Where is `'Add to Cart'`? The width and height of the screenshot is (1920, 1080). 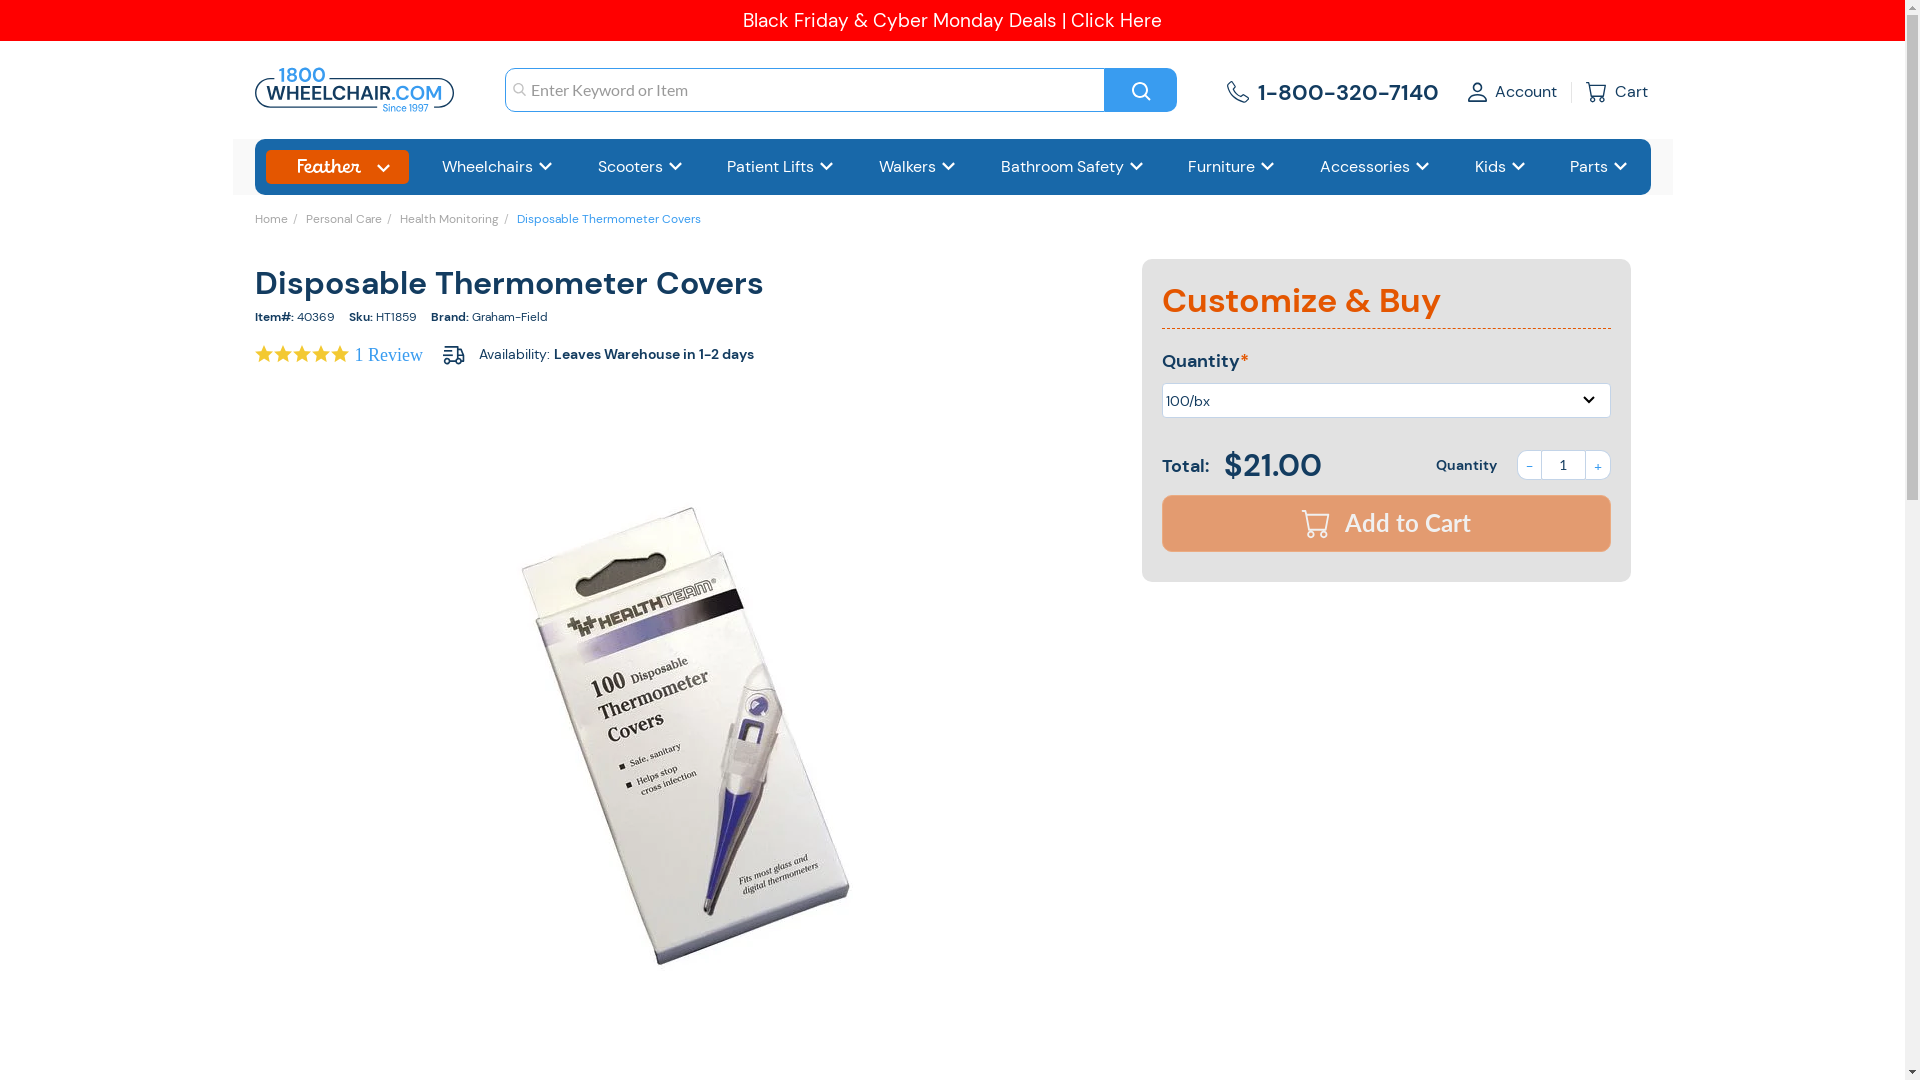 'Add to Cart' is located at coordinates (1385, 522).